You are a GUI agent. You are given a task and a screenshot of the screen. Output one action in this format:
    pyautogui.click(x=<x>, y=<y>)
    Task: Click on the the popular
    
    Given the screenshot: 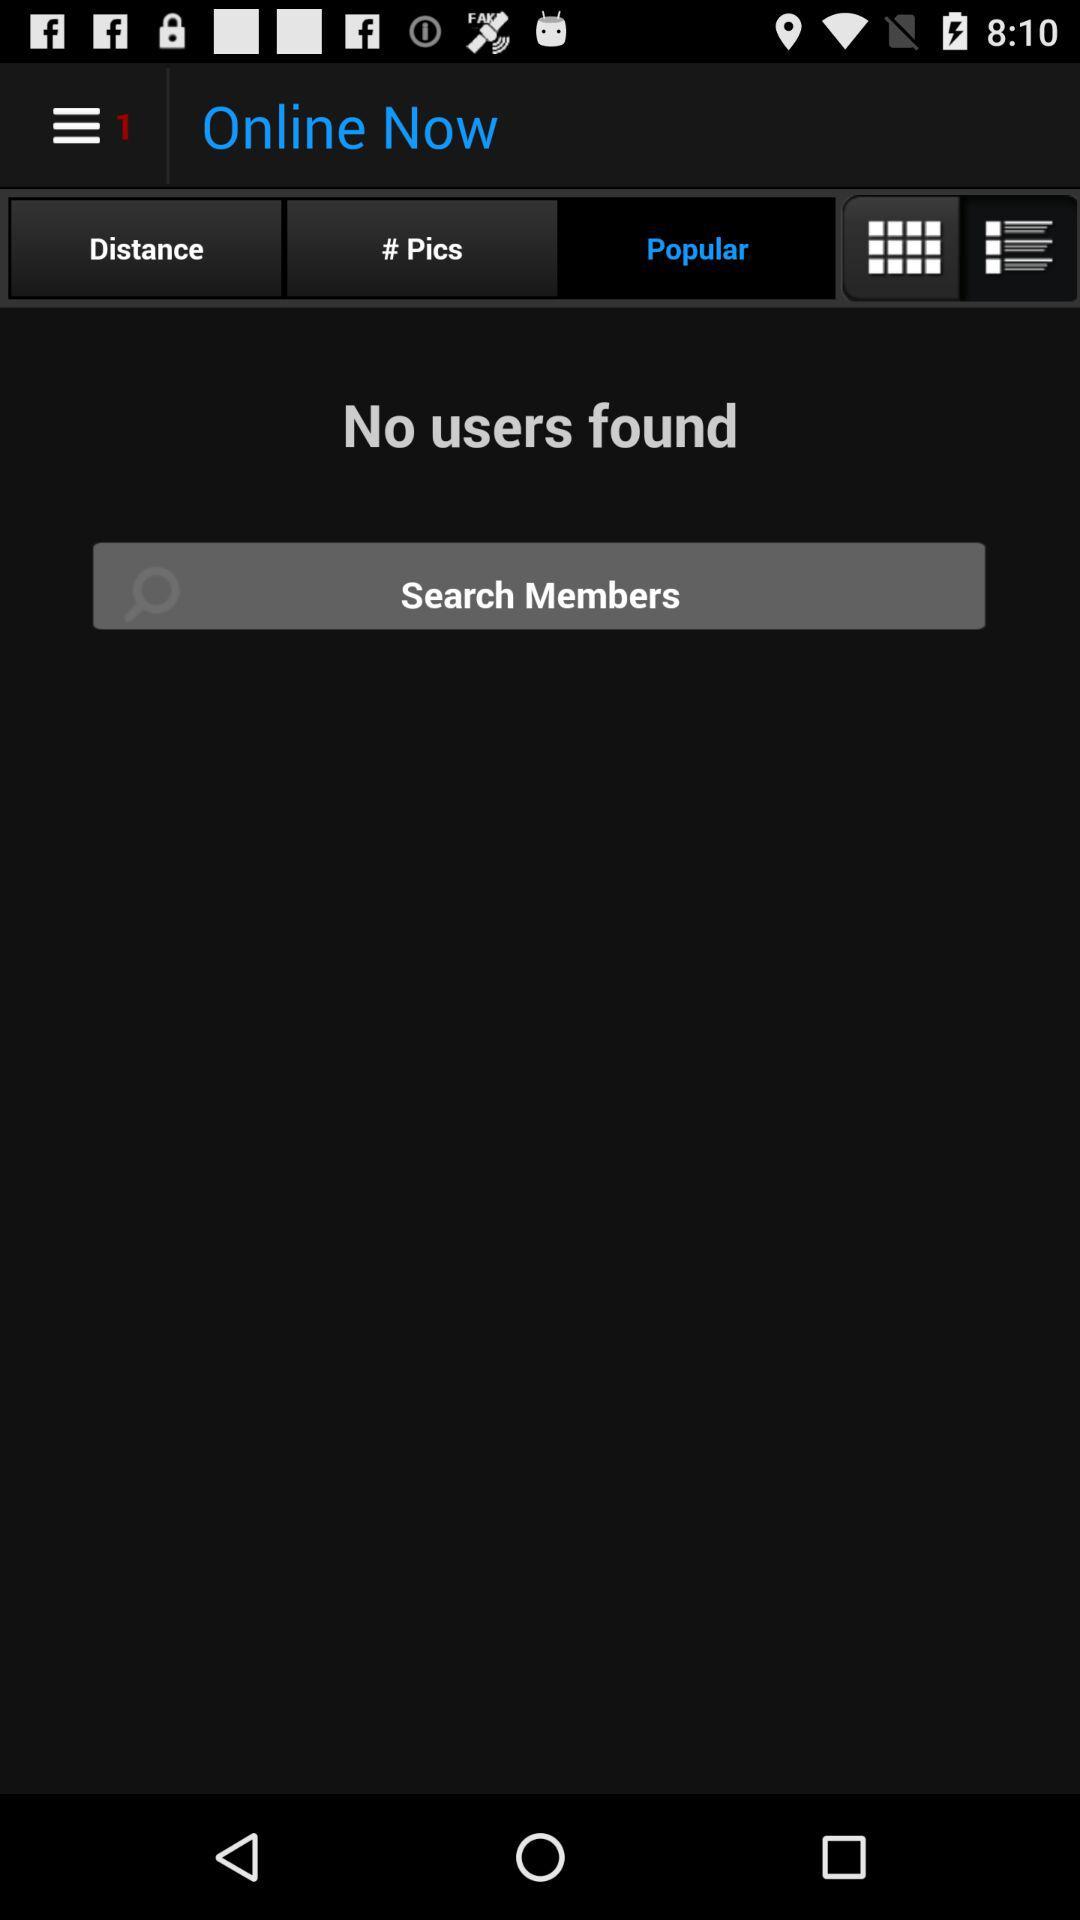 What is the action you would take?
    pyautogui.click(x=696, y=247)
    